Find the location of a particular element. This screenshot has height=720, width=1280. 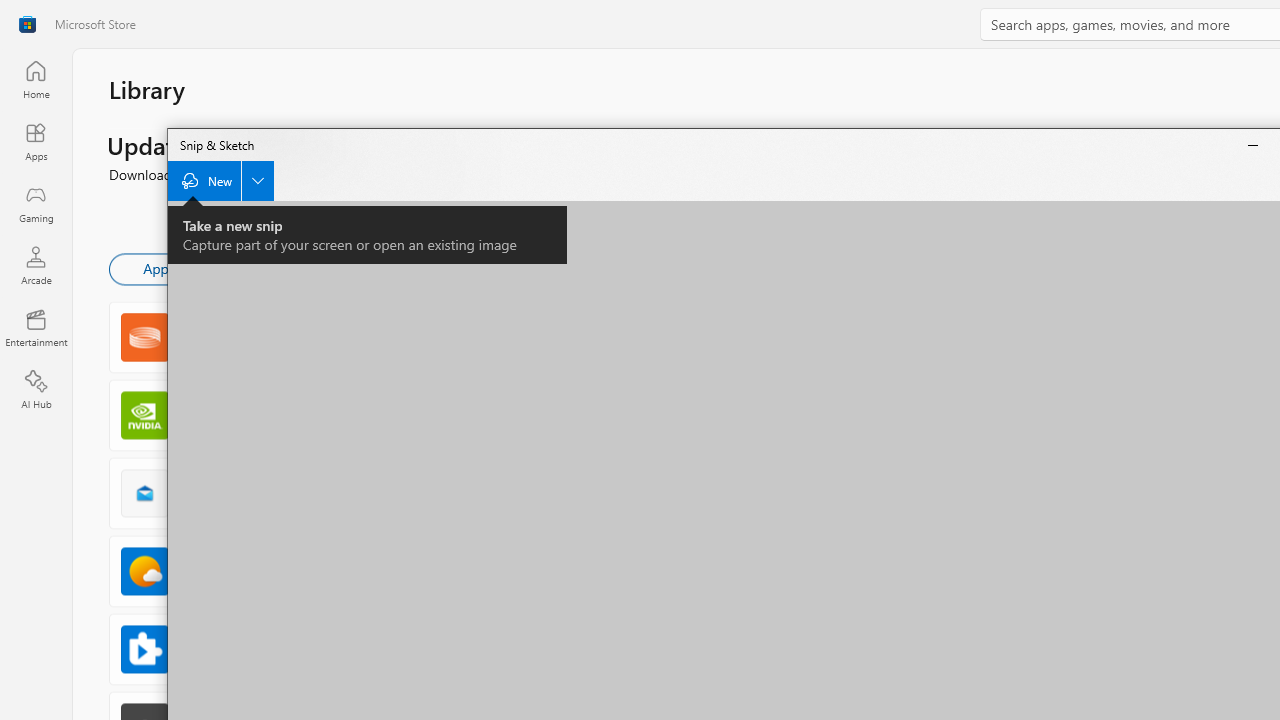

'AI Hub' is located at coordinates (35, 390).